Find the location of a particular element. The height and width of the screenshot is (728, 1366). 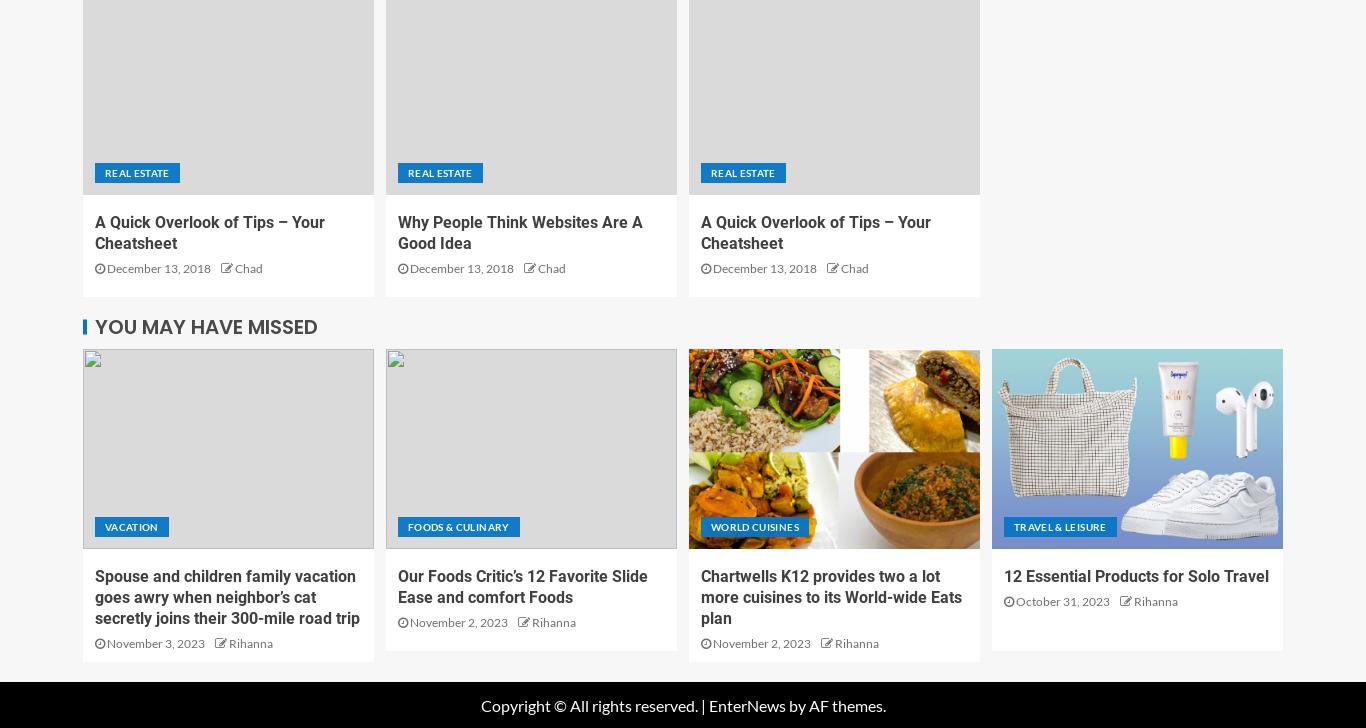

'|' is located at coordinates (704, 705).